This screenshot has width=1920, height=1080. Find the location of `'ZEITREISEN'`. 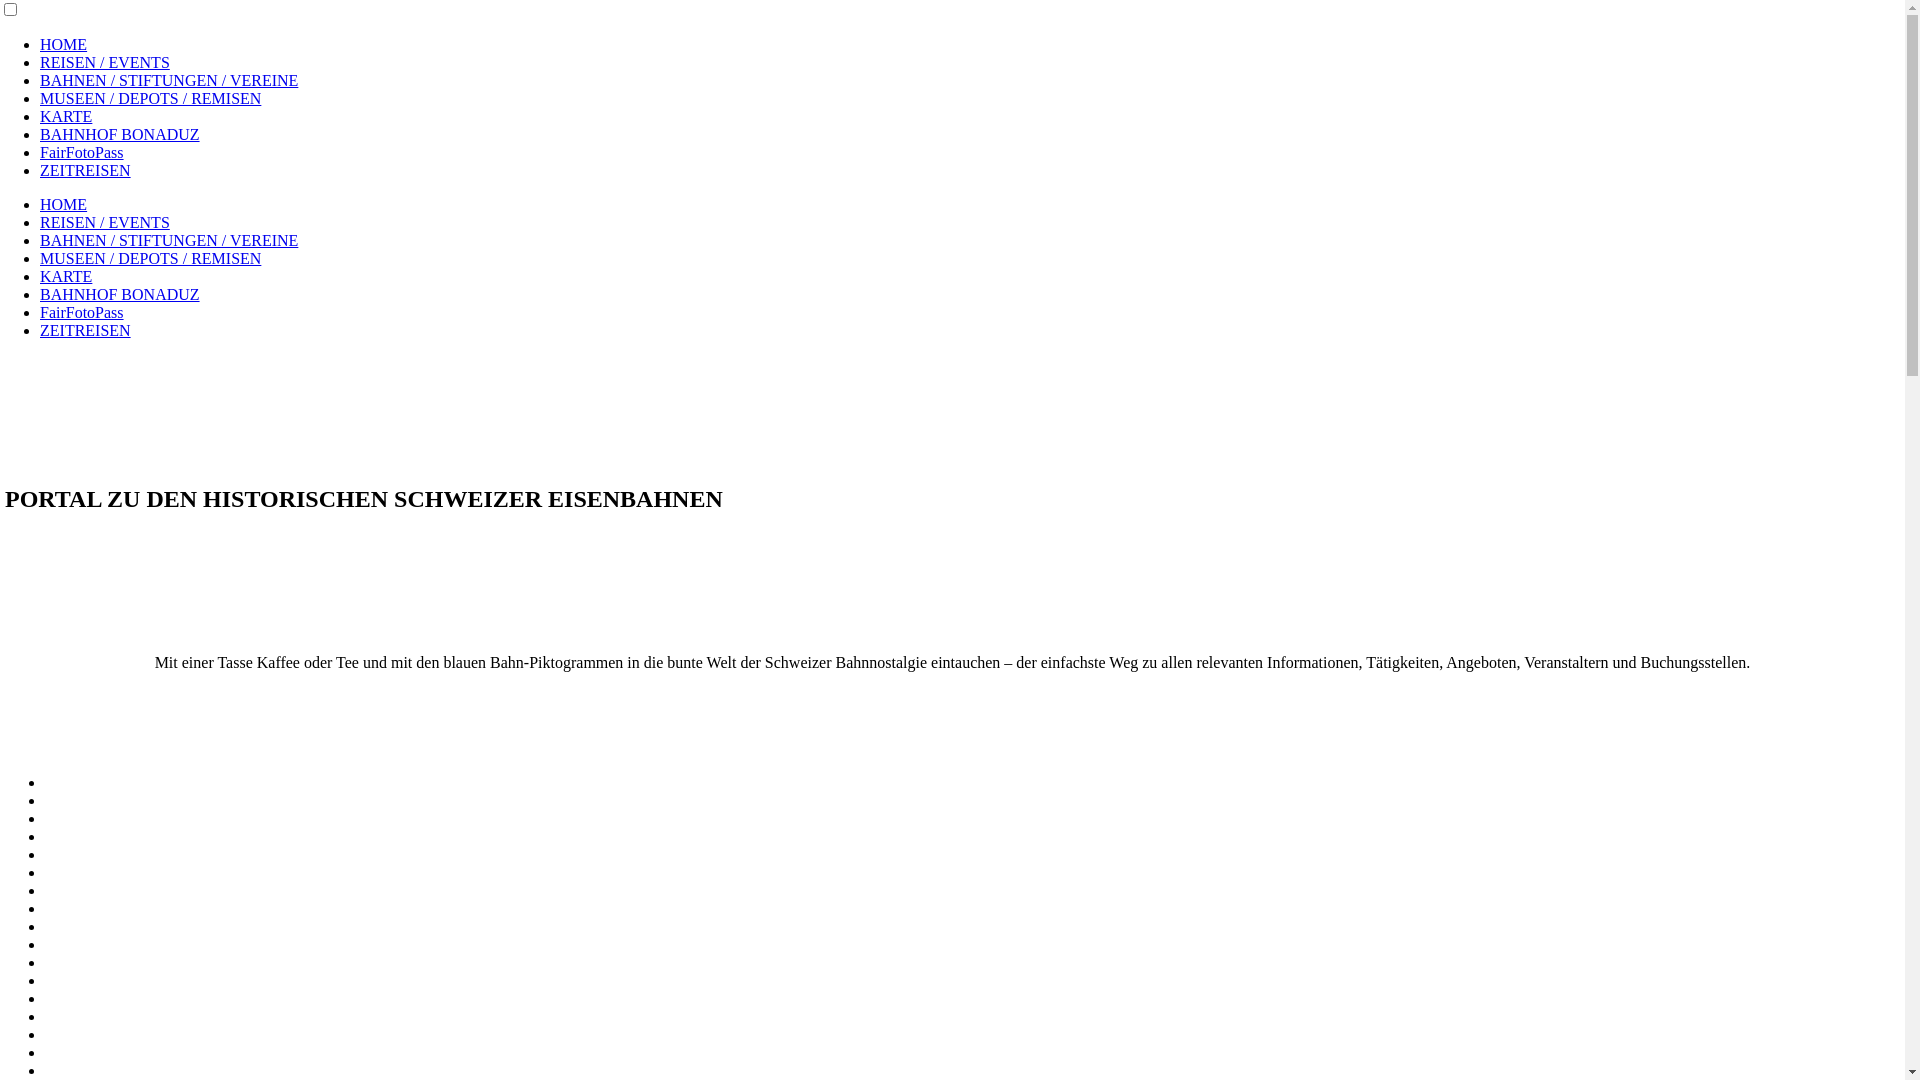

'ZEITREISEN' is located at coordinates (84, 169).